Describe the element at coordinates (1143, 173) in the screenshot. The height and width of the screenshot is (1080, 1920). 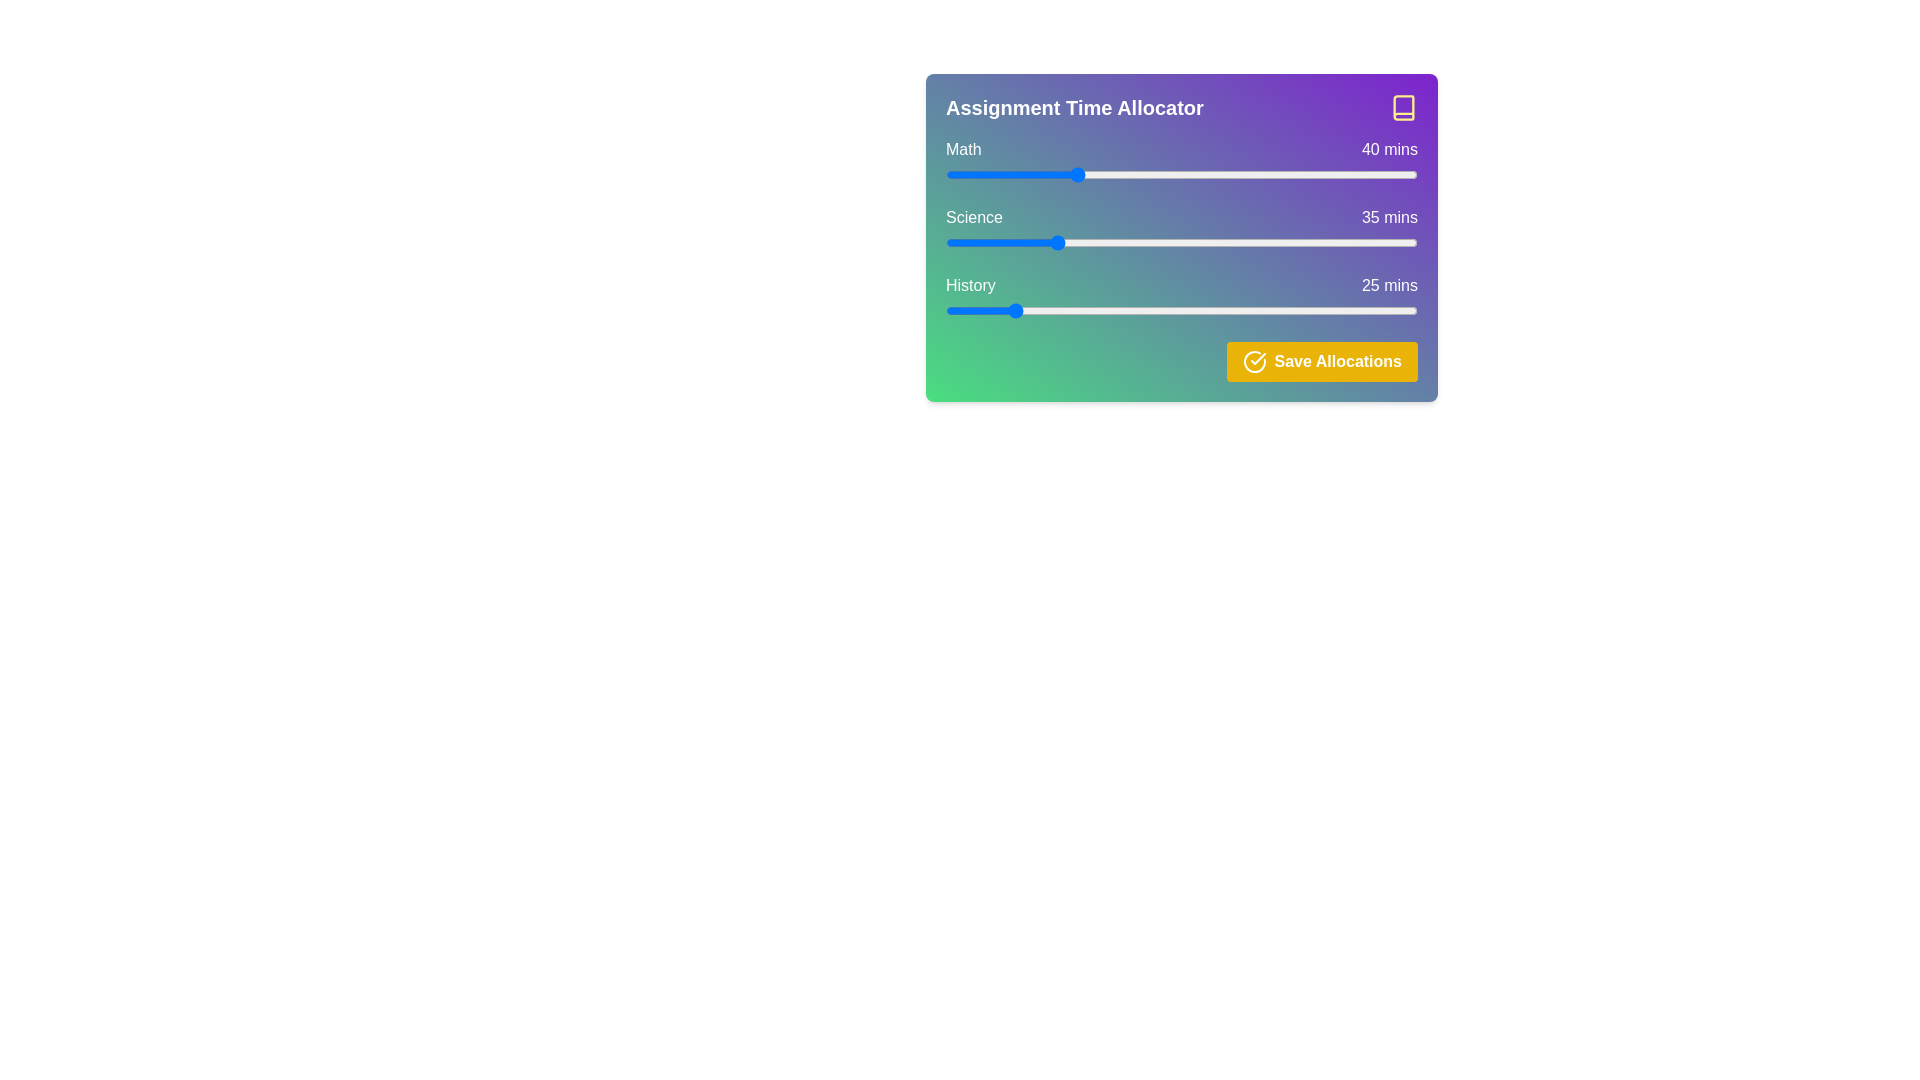
I see `the slider for 'Math'` at that location.